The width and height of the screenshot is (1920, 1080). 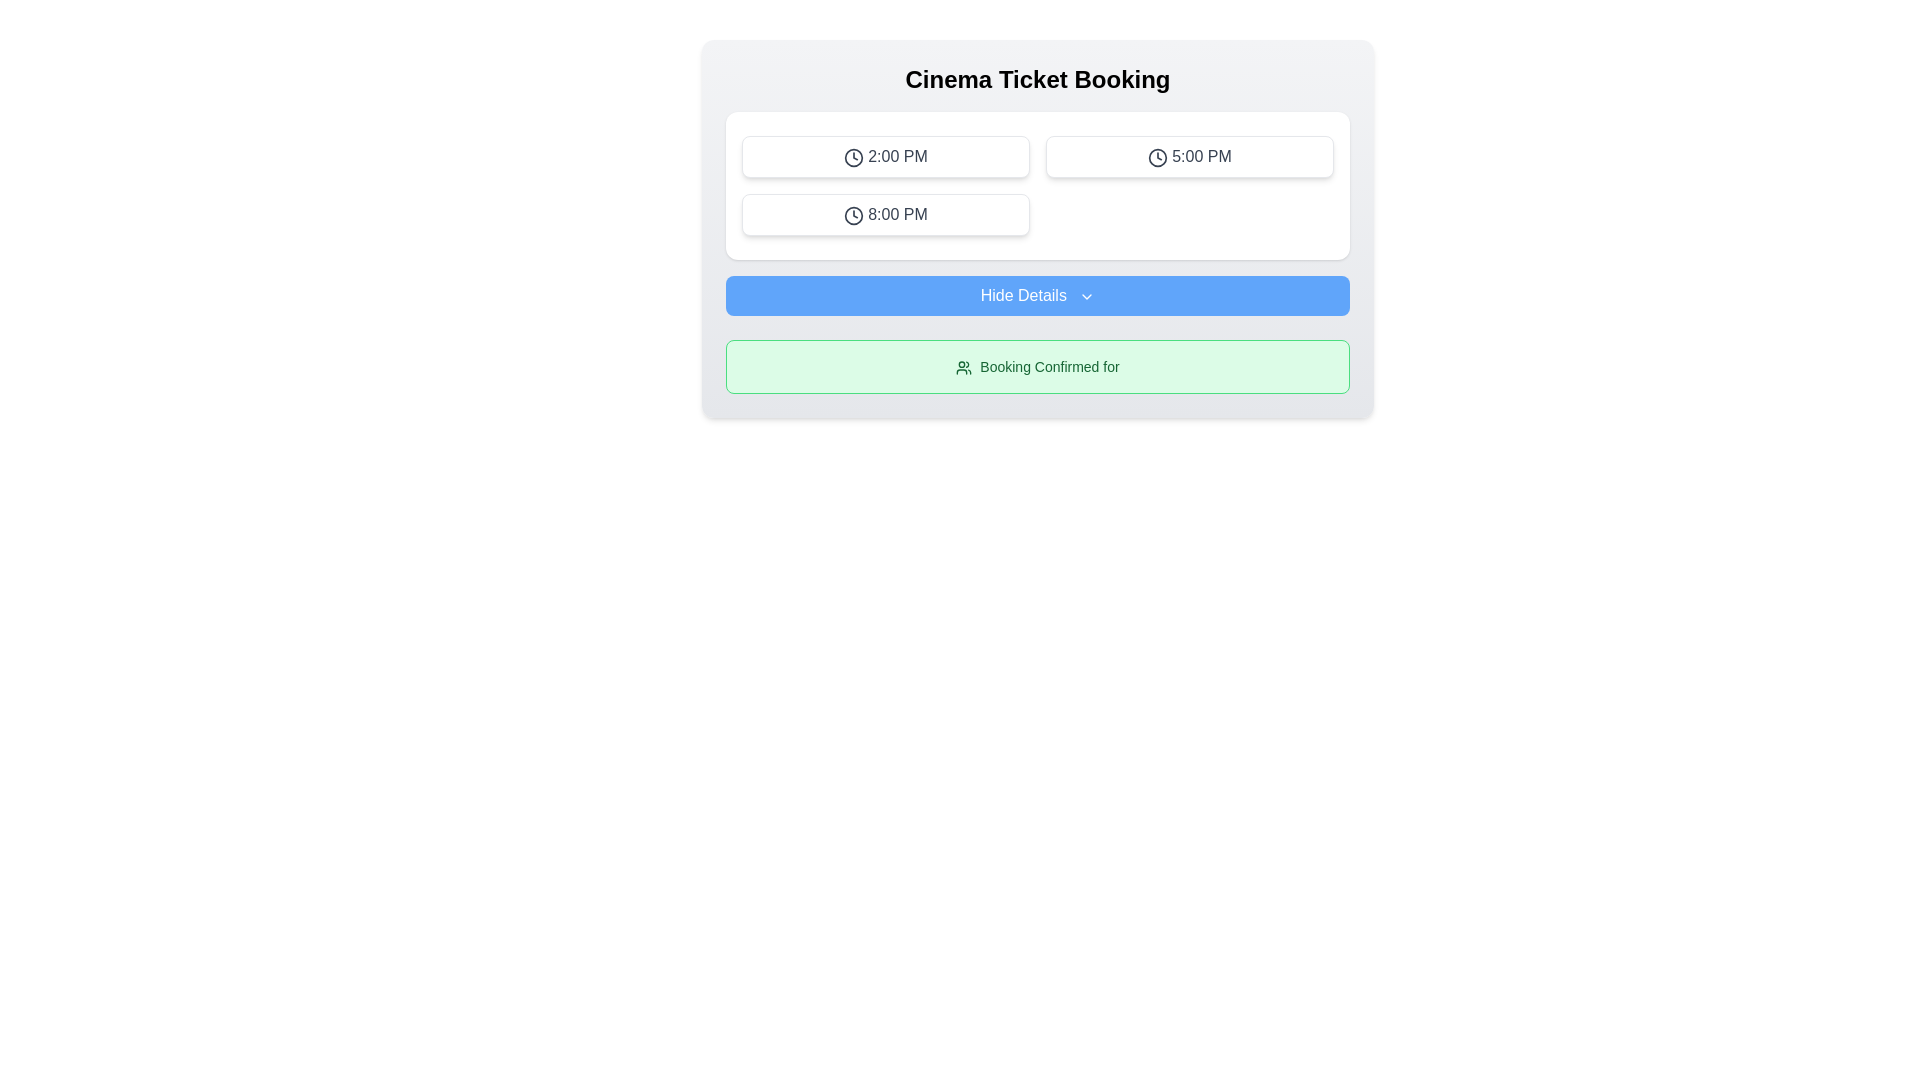 I want to click on the green inline icon depicting a group of users, which is positioned left of the text 'Booking Confirmed for', so click(x=964, y=368).